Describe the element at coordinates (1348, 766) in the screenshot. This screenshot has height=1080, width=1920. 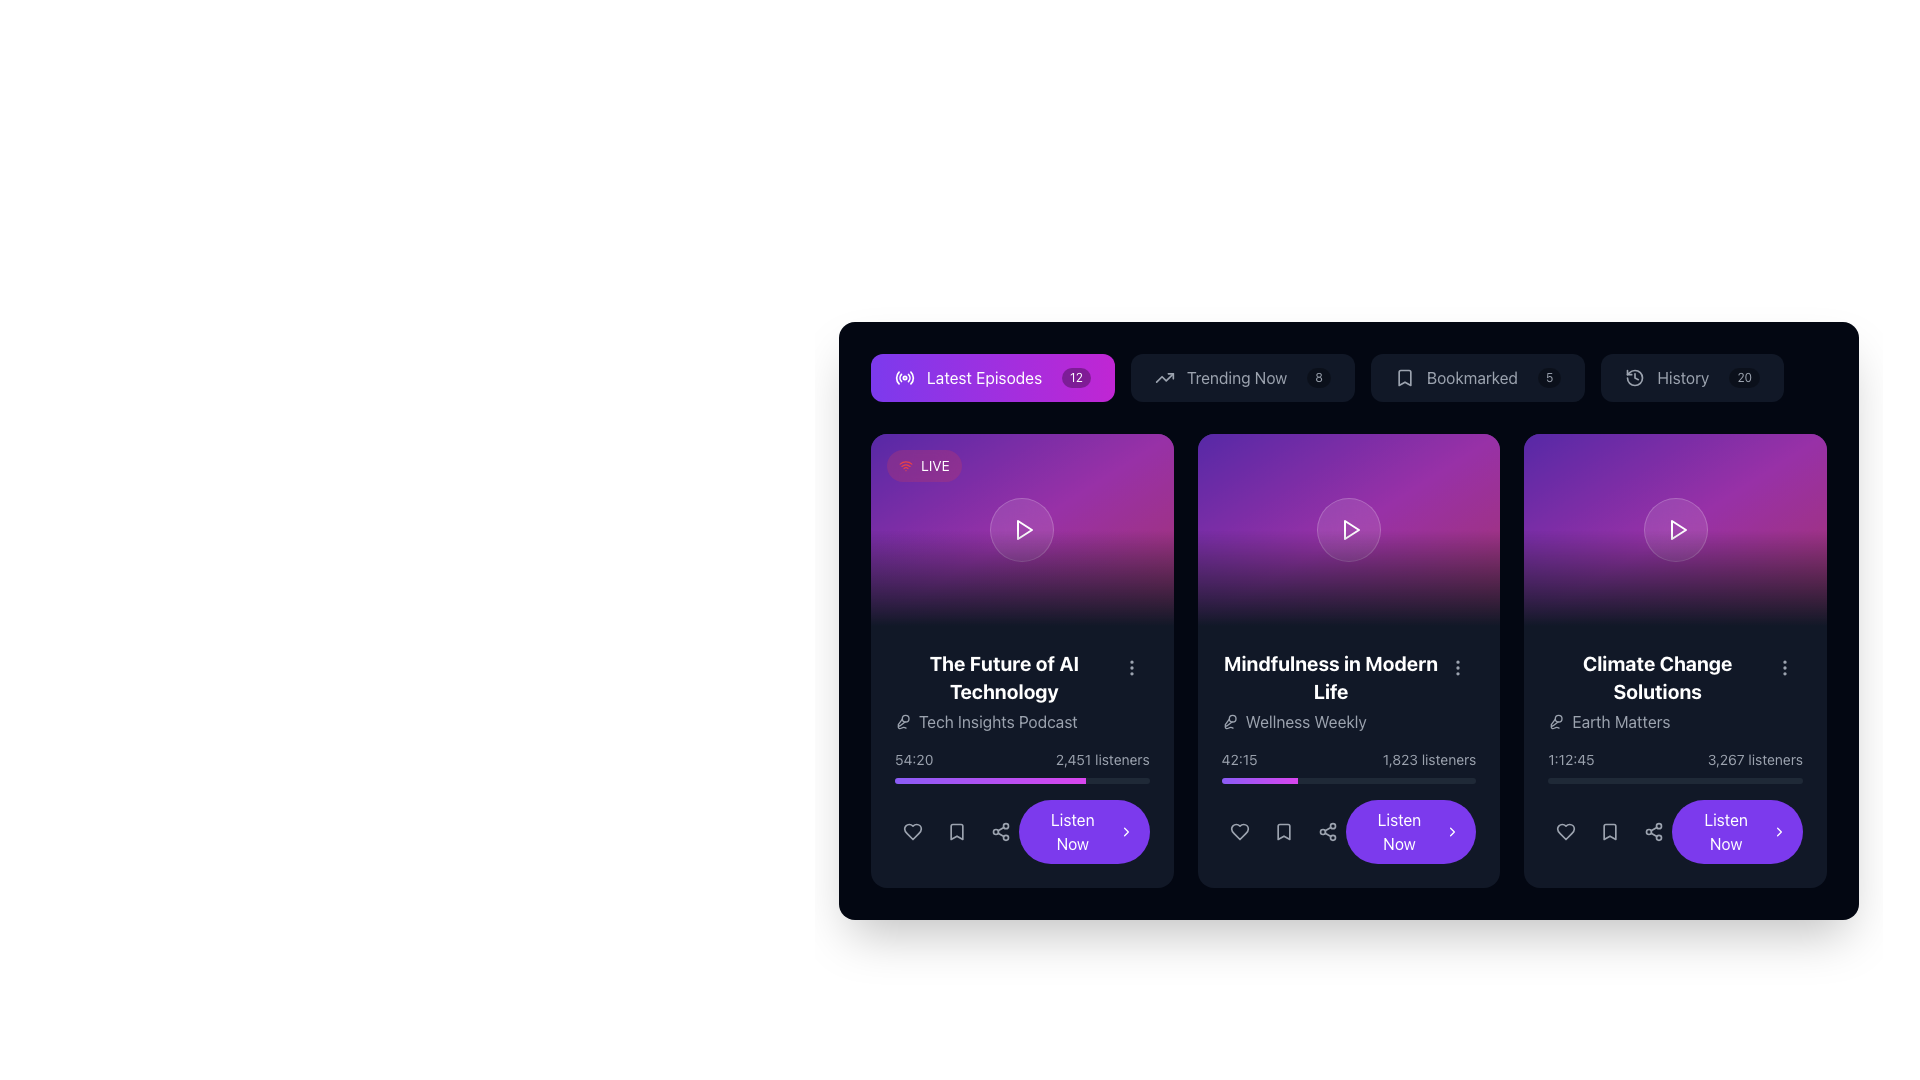
I see `displayed information on the Informational display with a progress bar showing '42:15' and '1,823 listeners' below the title 'Mindfulness in Modern Life.'` at that location.